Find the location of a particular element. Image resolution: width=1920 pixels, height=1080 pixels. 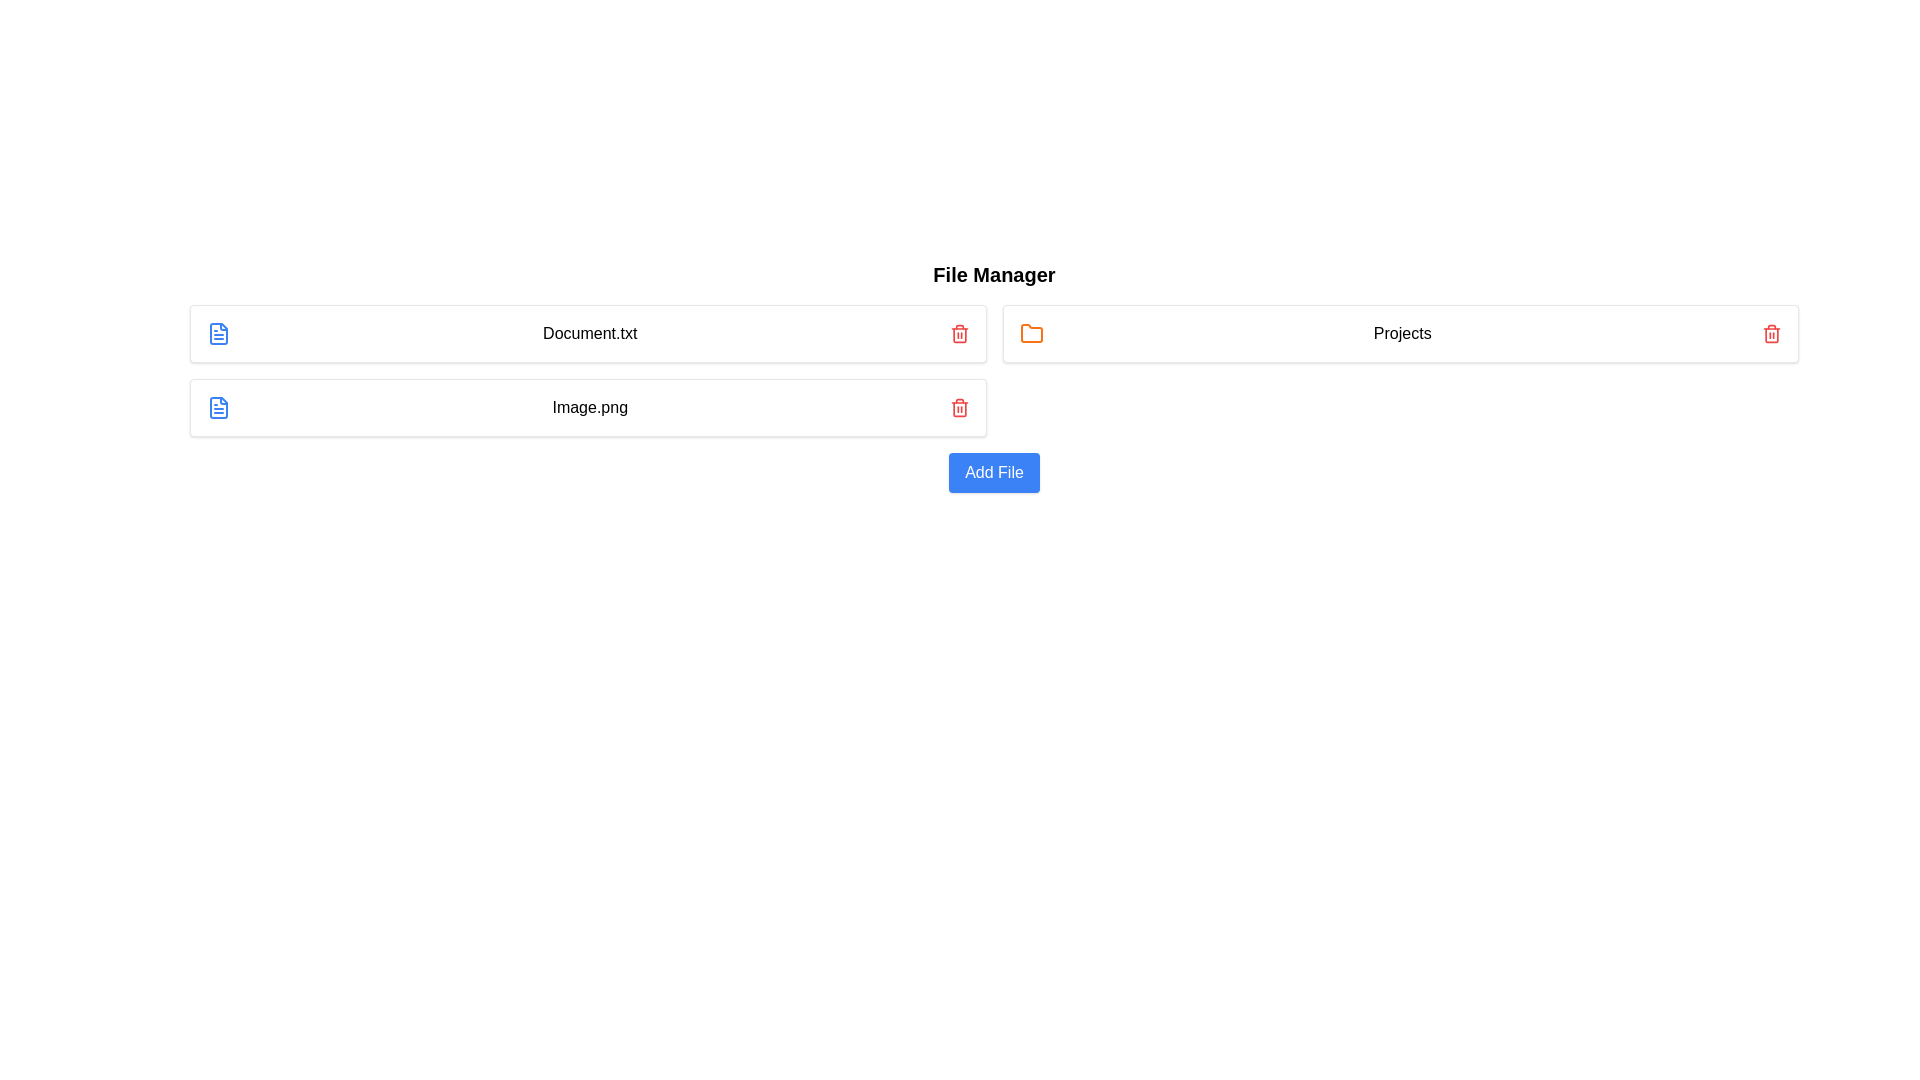

the text label displaying 'Image.png' in the file manager interface, which is centrally aligned in the second row of the file list is located at coordinates (589, 407).